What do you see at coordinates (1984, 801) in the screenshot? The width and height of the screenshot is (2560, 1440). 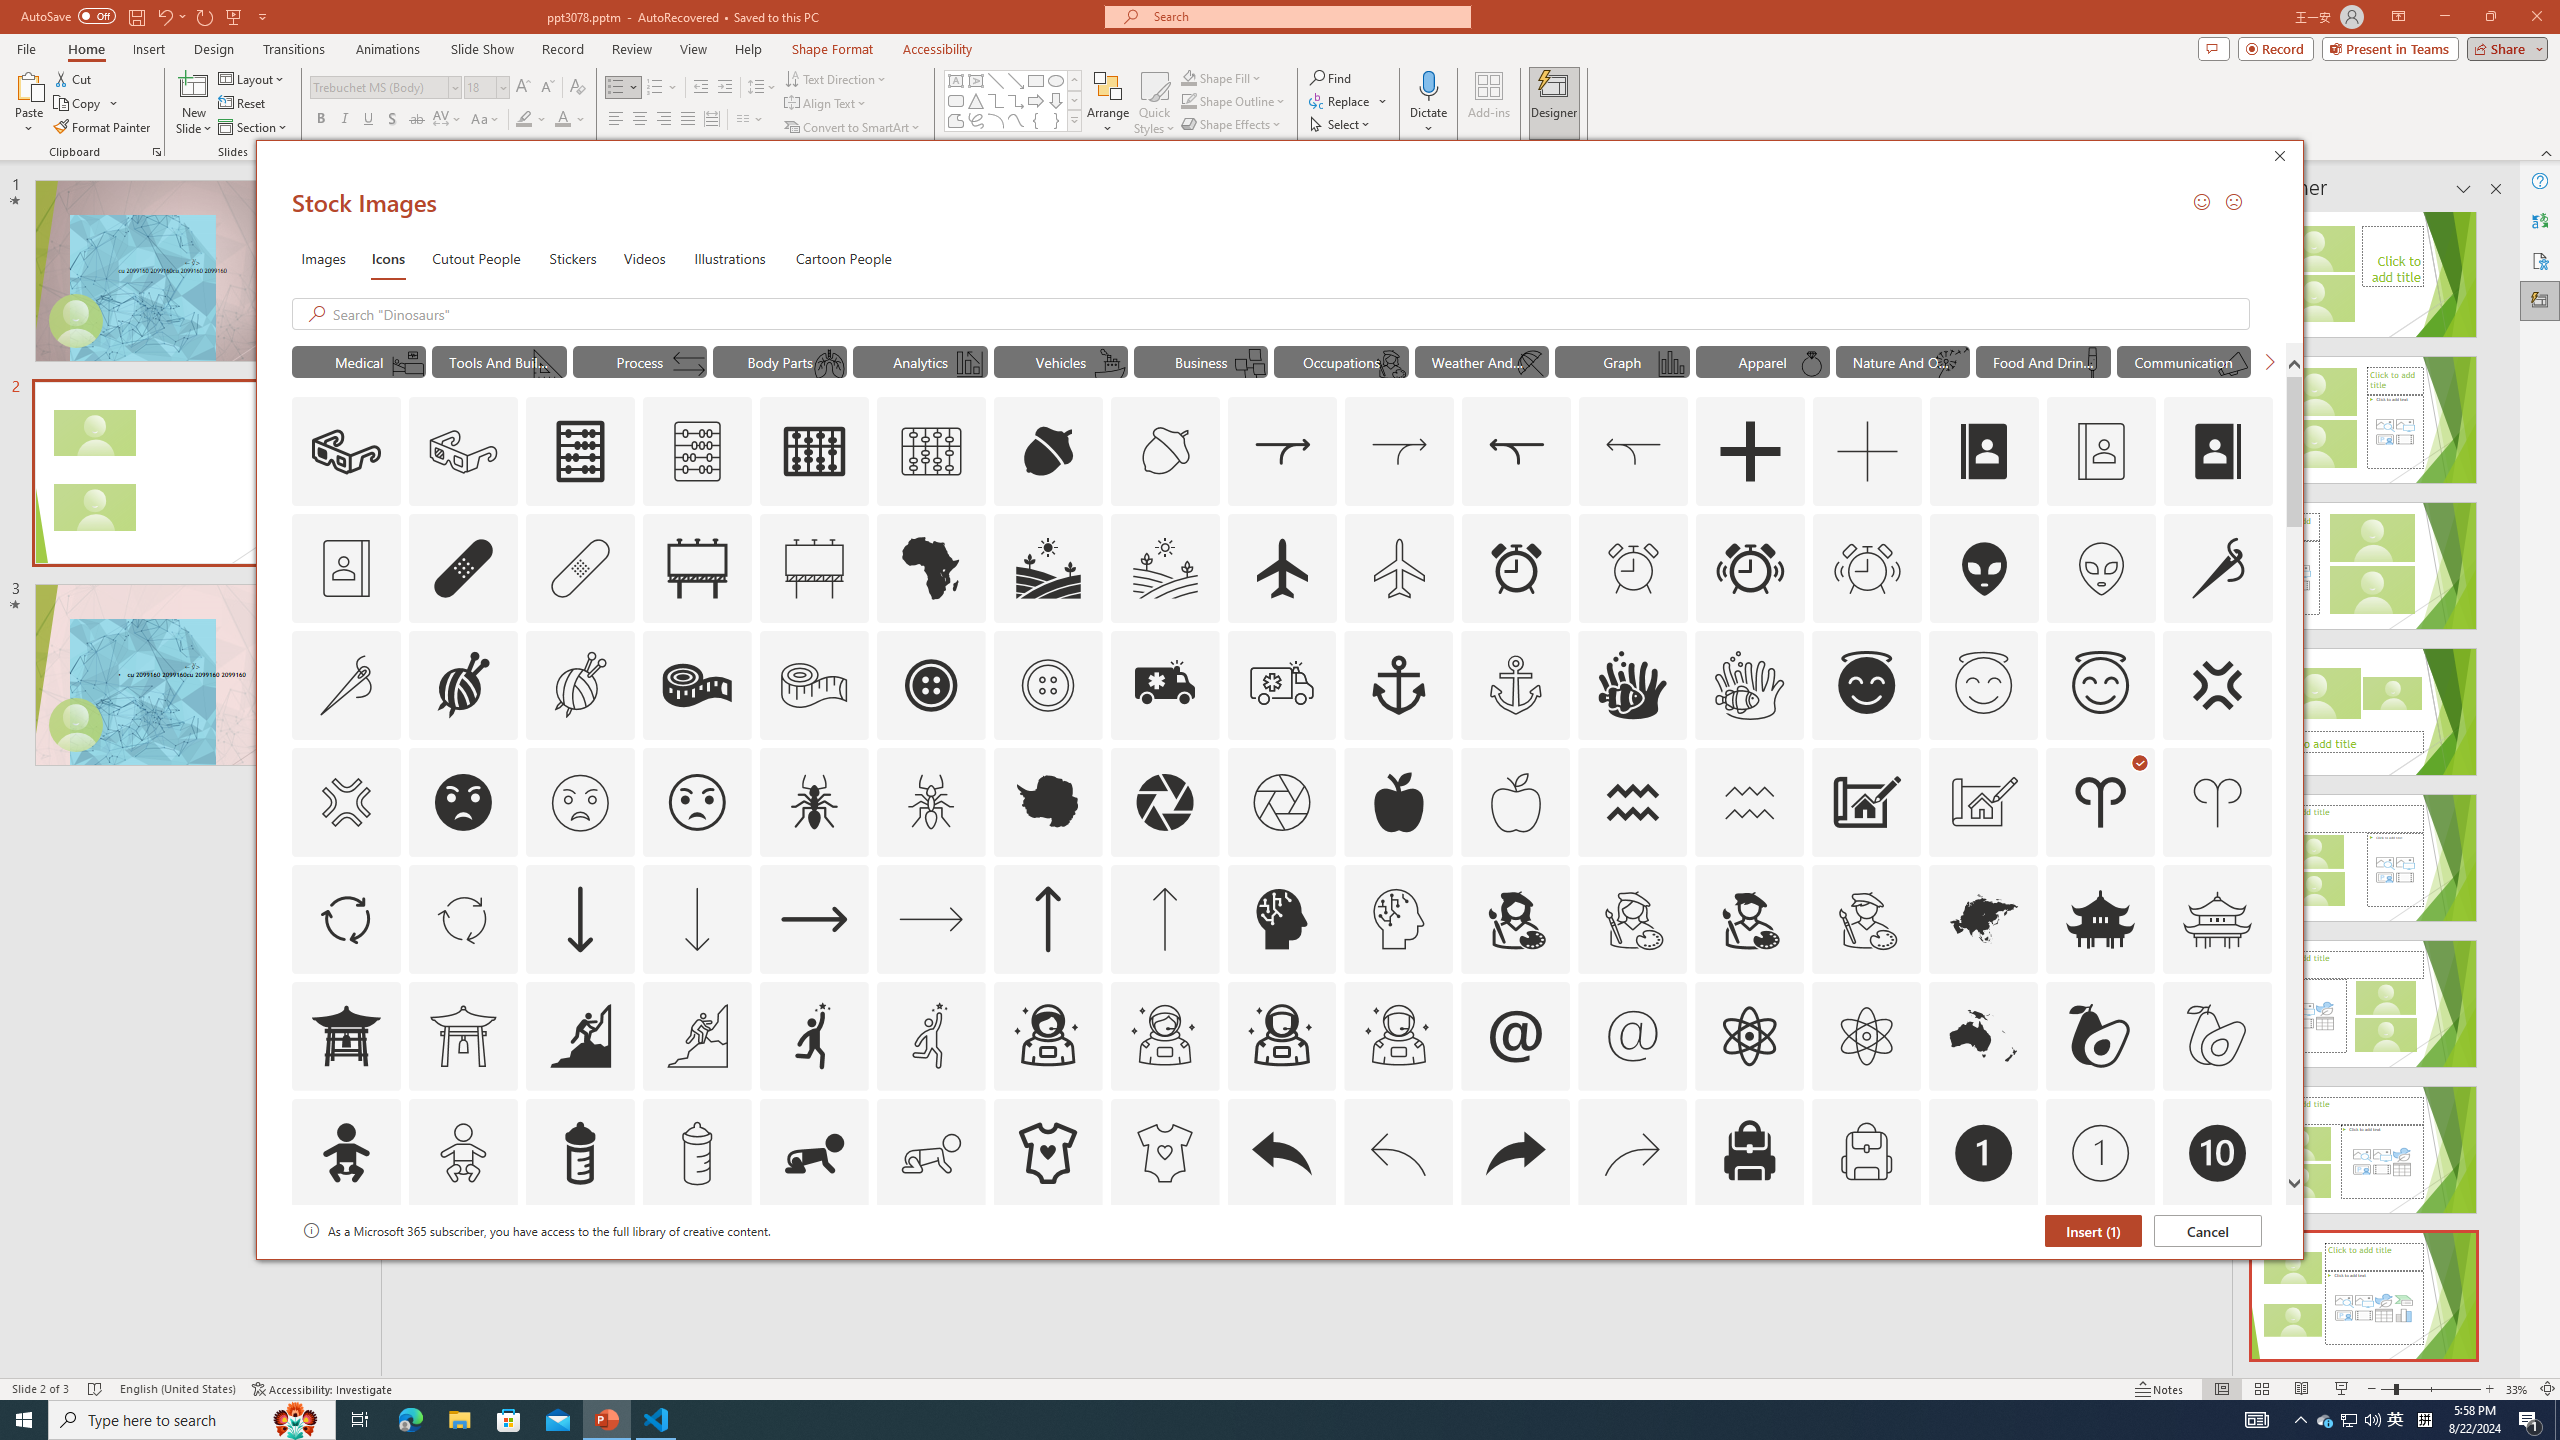 I see `'AutomationID: Icons_Architecture_M'` at bounding box center [1984, 801].